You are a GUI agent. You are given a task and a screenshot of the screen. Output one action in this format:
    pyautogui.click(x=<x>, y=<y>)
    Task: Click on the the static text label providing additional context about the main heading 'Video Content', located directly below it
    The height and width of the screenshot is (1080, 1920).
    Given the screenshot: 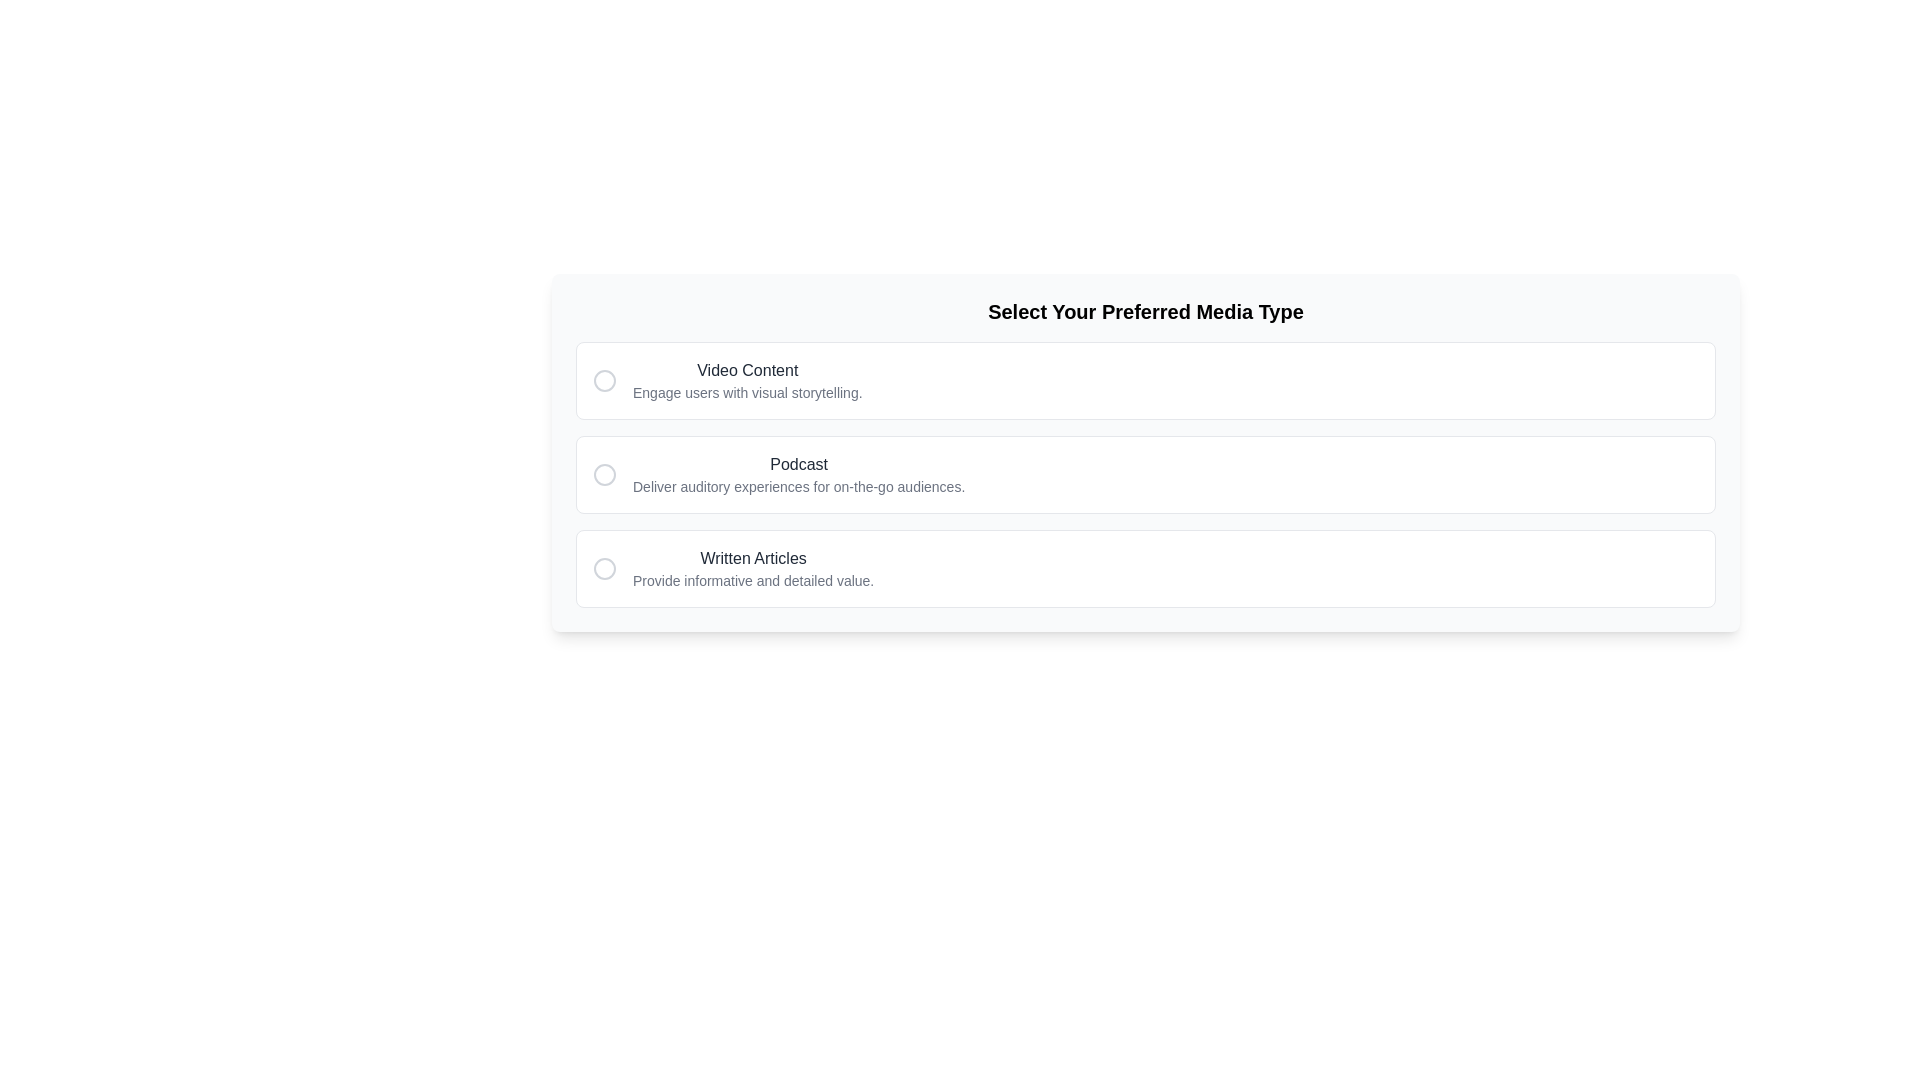 What is the action you would take?
    pyautogui.click(x=746, y=393)
    